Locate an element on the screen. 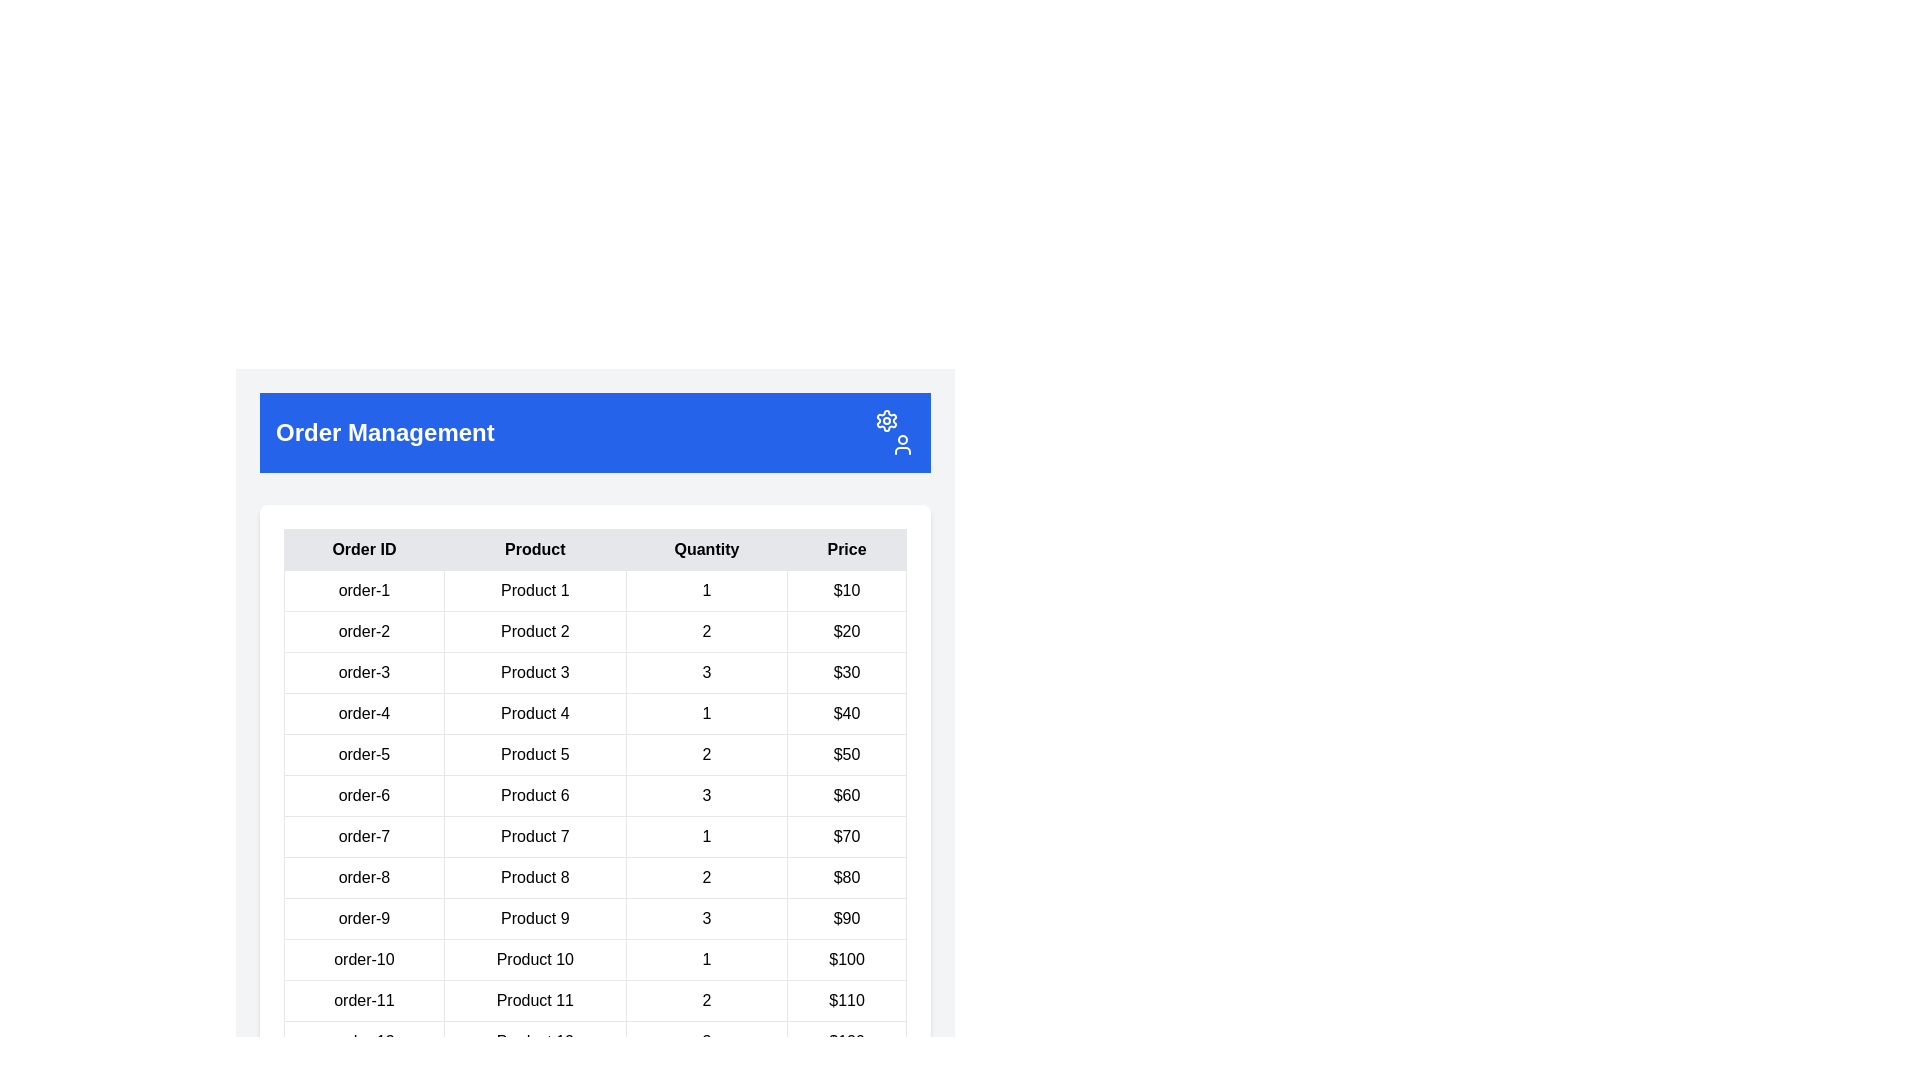 Image resolution: width=1920 pixels, height=1080 pixels. the Table Header Cell displaying 'Quantity', which is the third column header in a table row of four headers is located at coordinates (706, 550).